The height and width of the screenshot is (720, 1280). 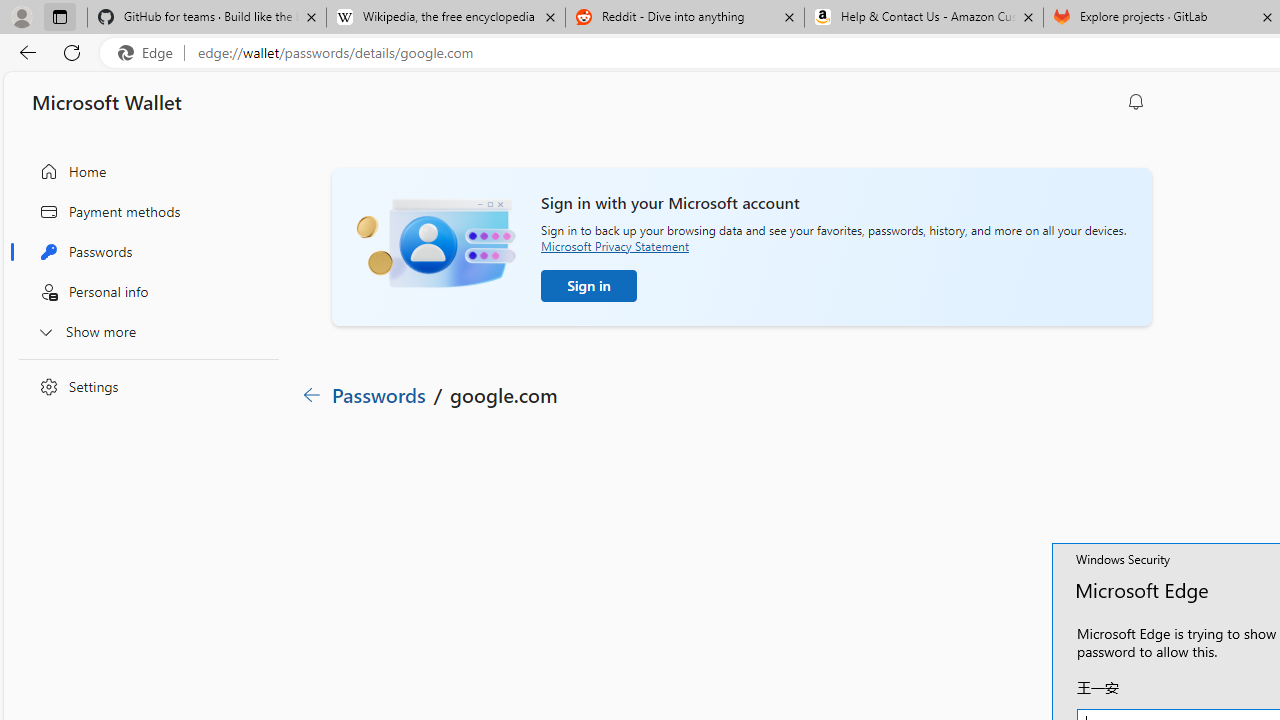 I want to click on 'Edge', so click(x=149, y=52).